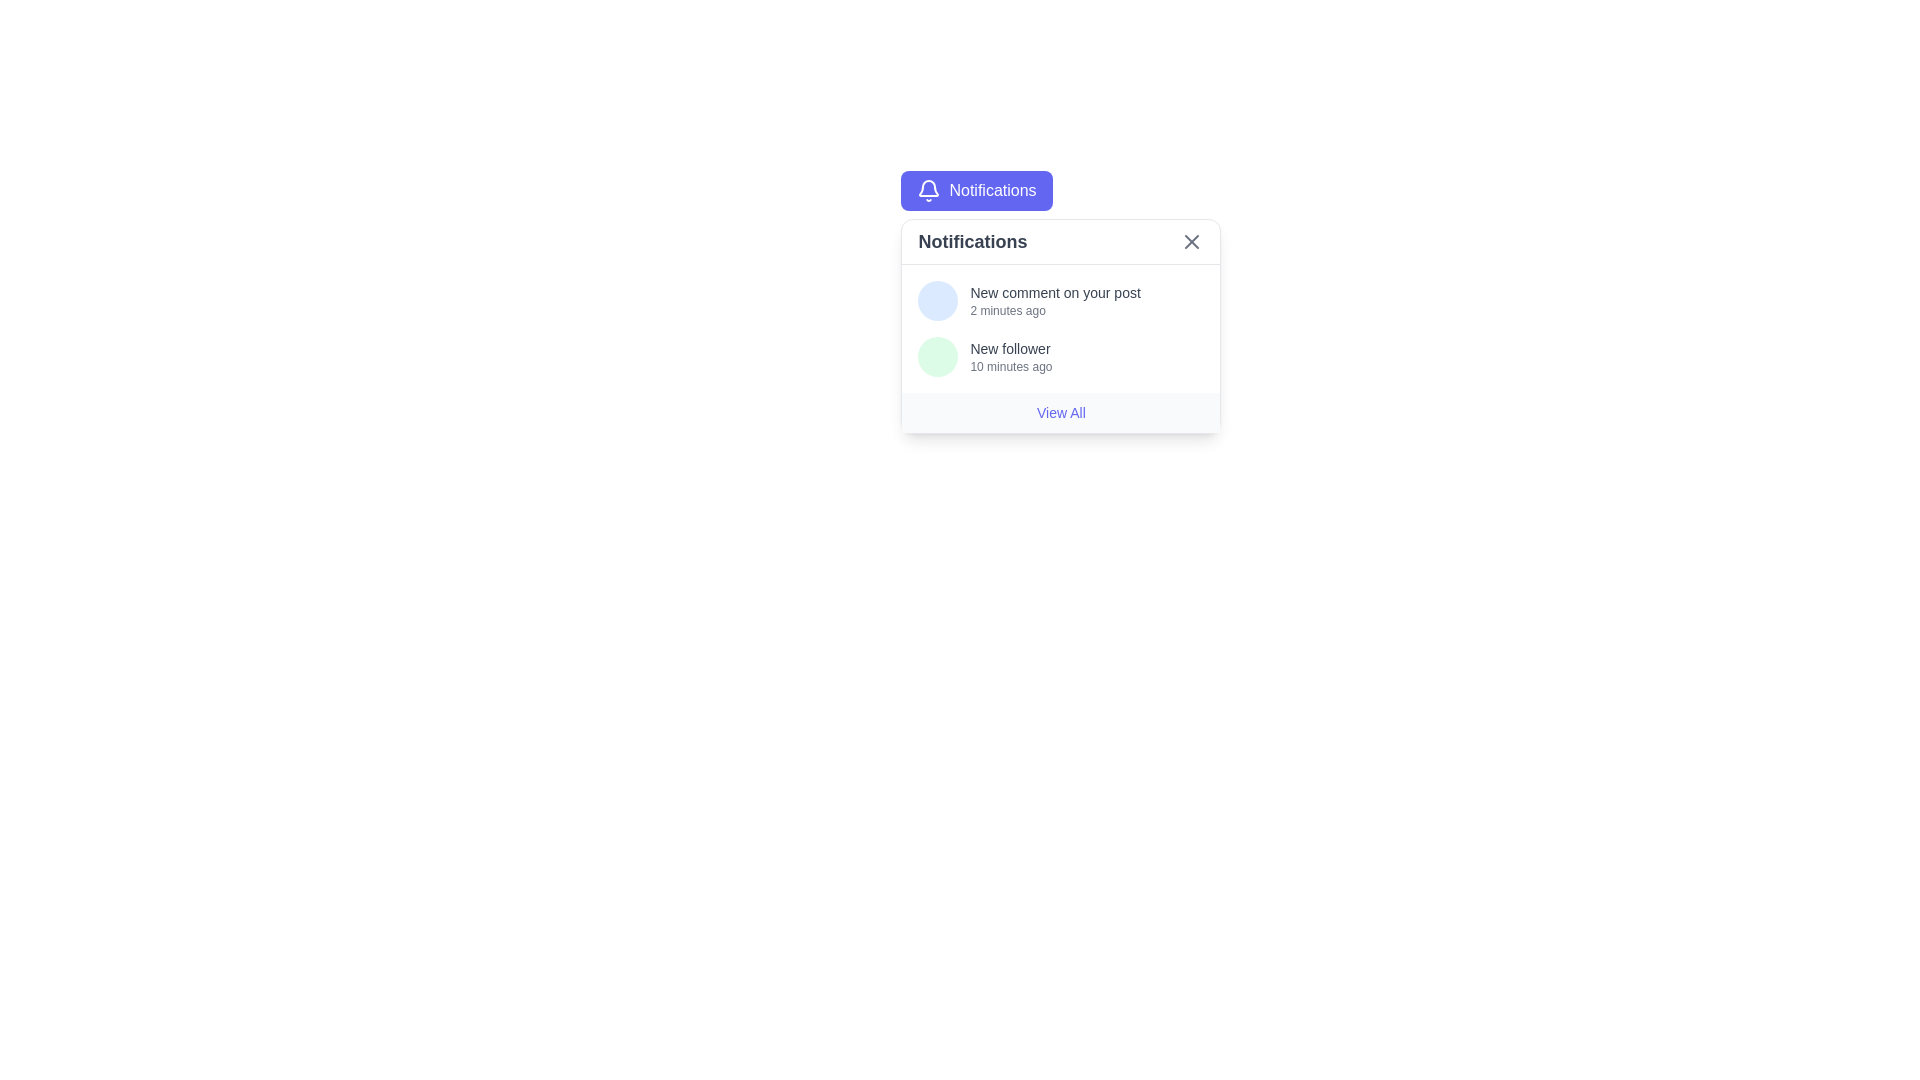  Describe the element at coordinates (1011, 347) in the screenshot. I see `the 'New follower' notification label located in the notification dropdown panel under the heading 'Notifications'. This label indicates the type of activity being reported` at that location.